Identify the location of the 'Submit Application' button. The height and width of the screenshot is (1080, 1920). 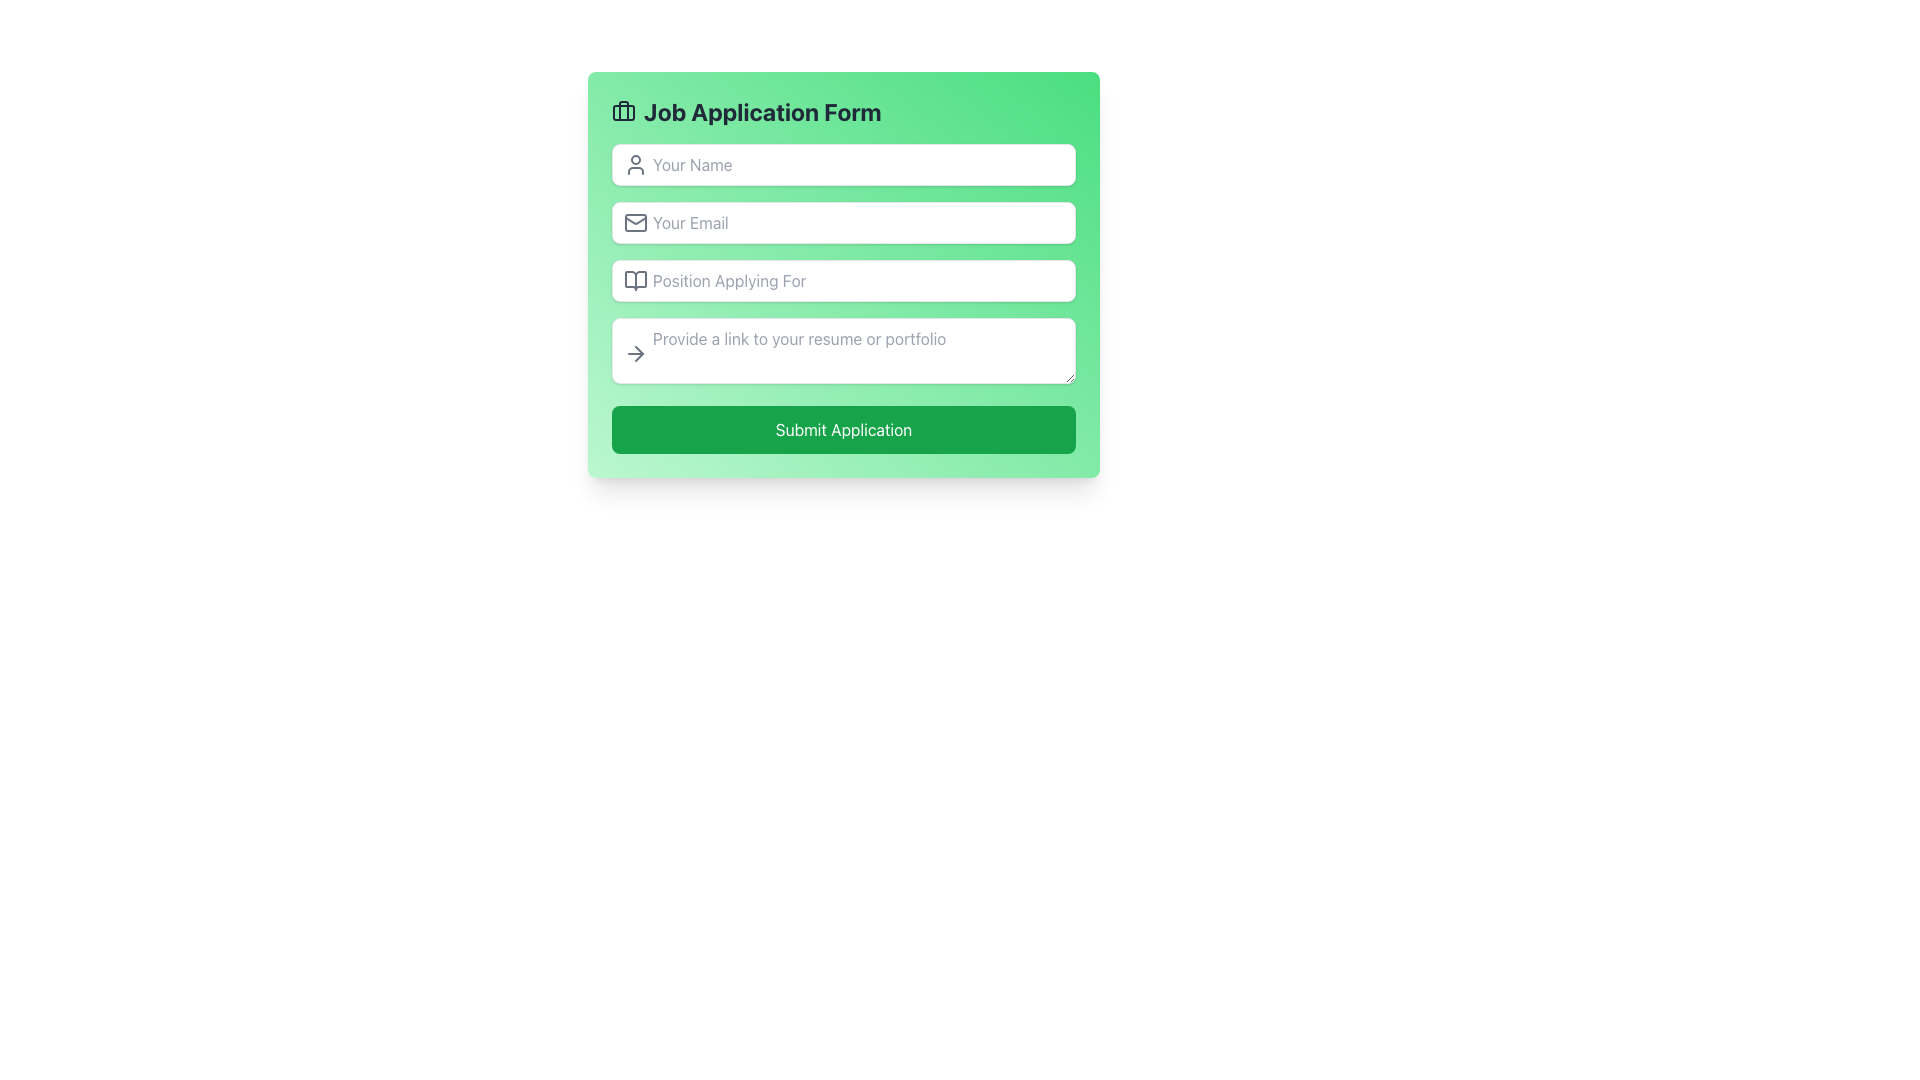
(844, 428).